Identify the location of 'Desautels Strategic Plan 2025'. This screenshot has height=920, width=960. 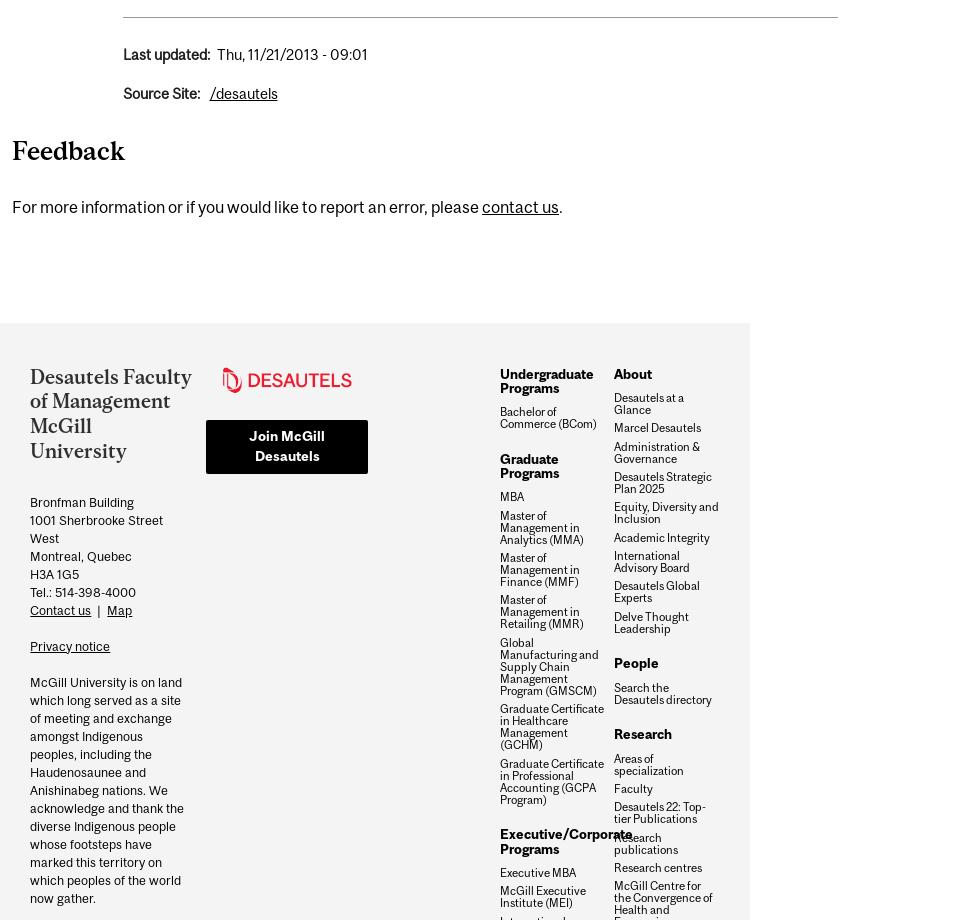
(662, 481).